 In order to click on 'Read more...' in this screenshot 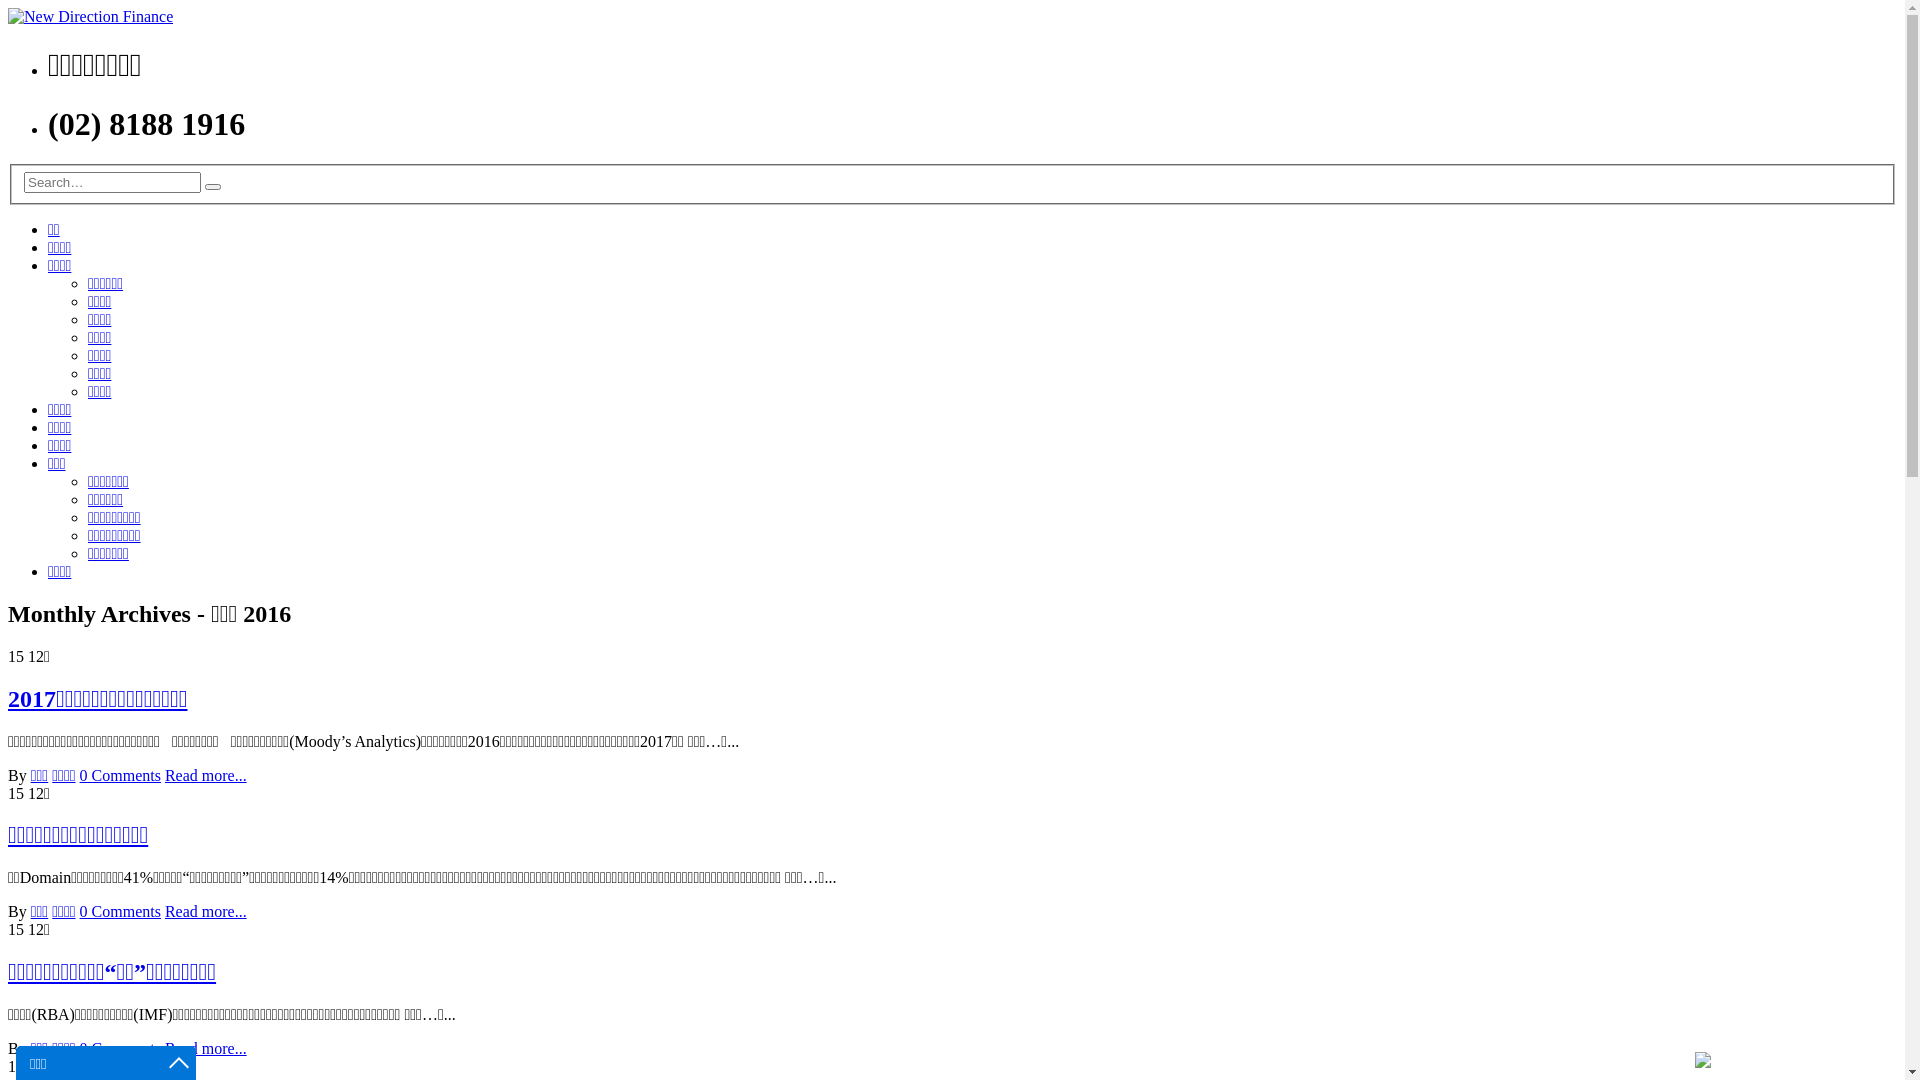, I will do `click(206, 1047)`.